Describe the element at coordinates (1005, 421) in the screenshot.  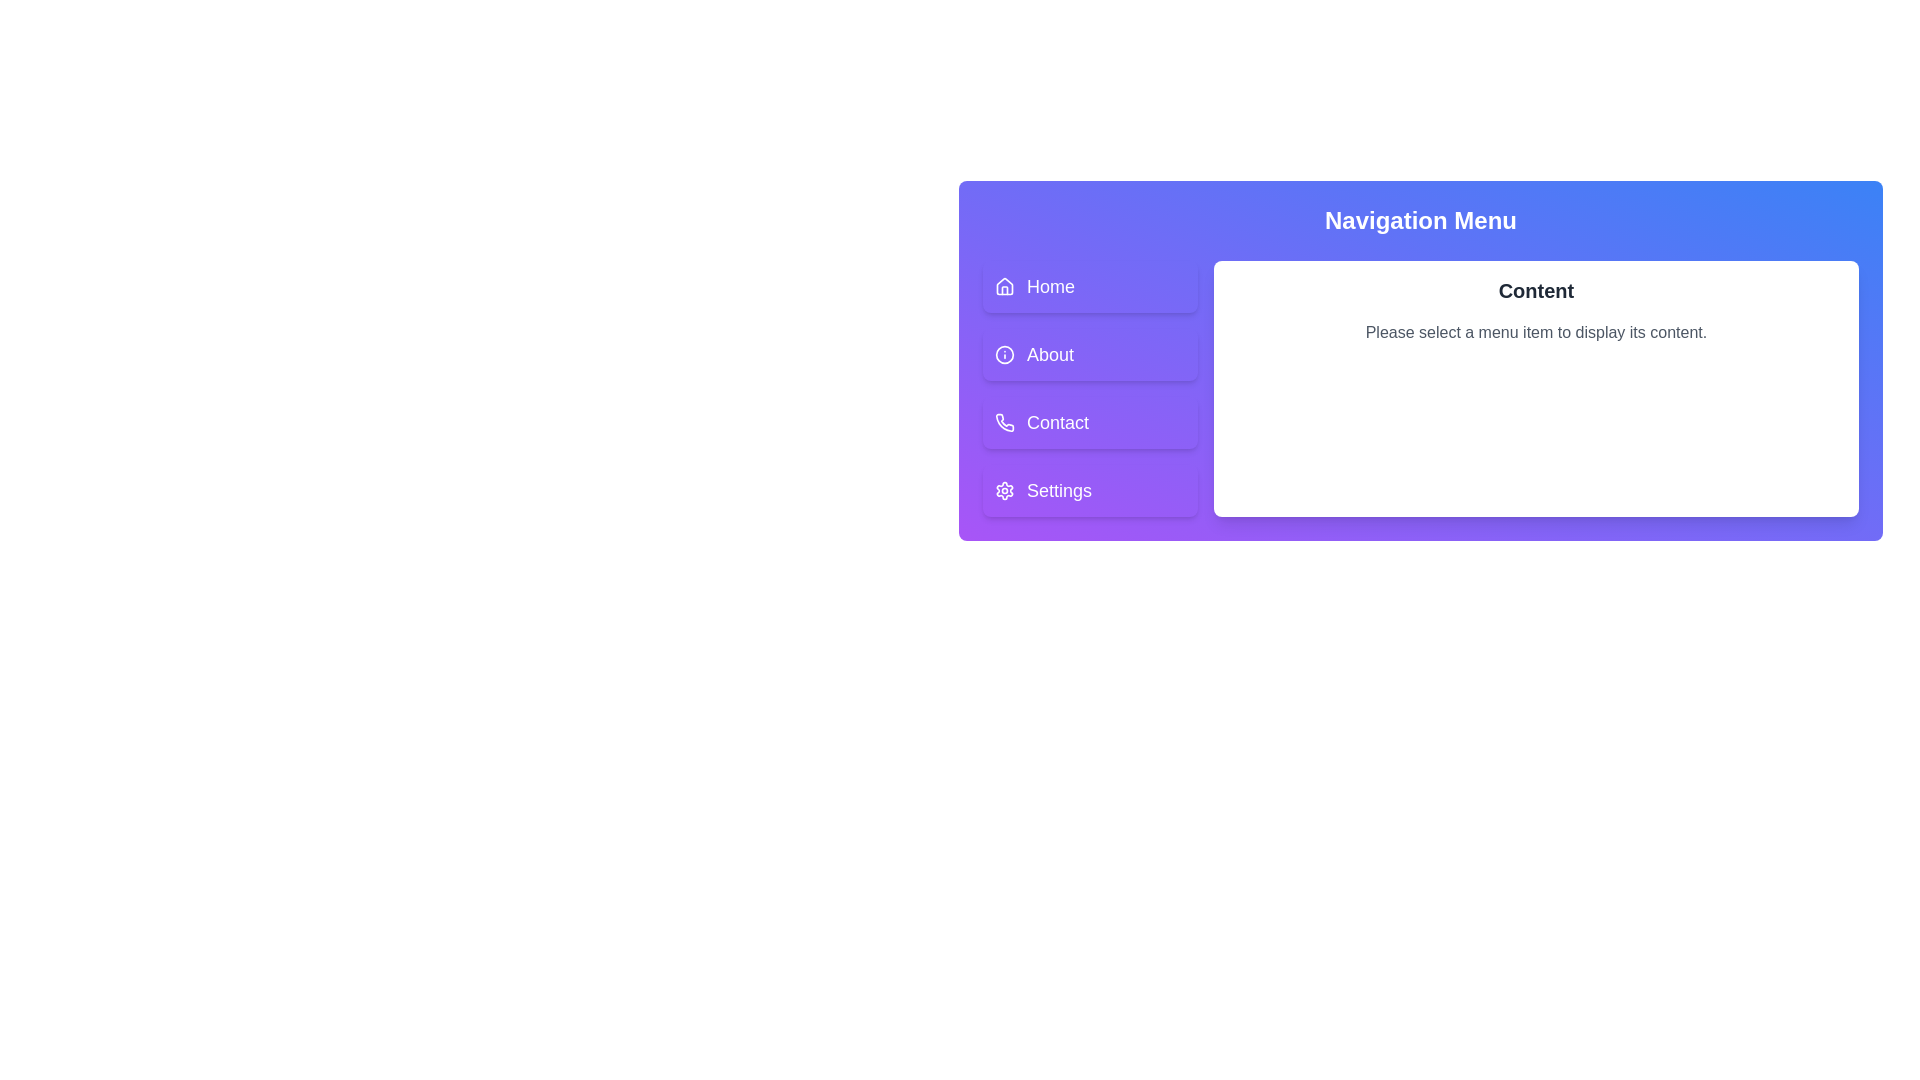
I see `the 'Contact' button in the vertical navigation menu, which features a minimalistic phone receiver icon styled in light outline on a colored background` at that location.